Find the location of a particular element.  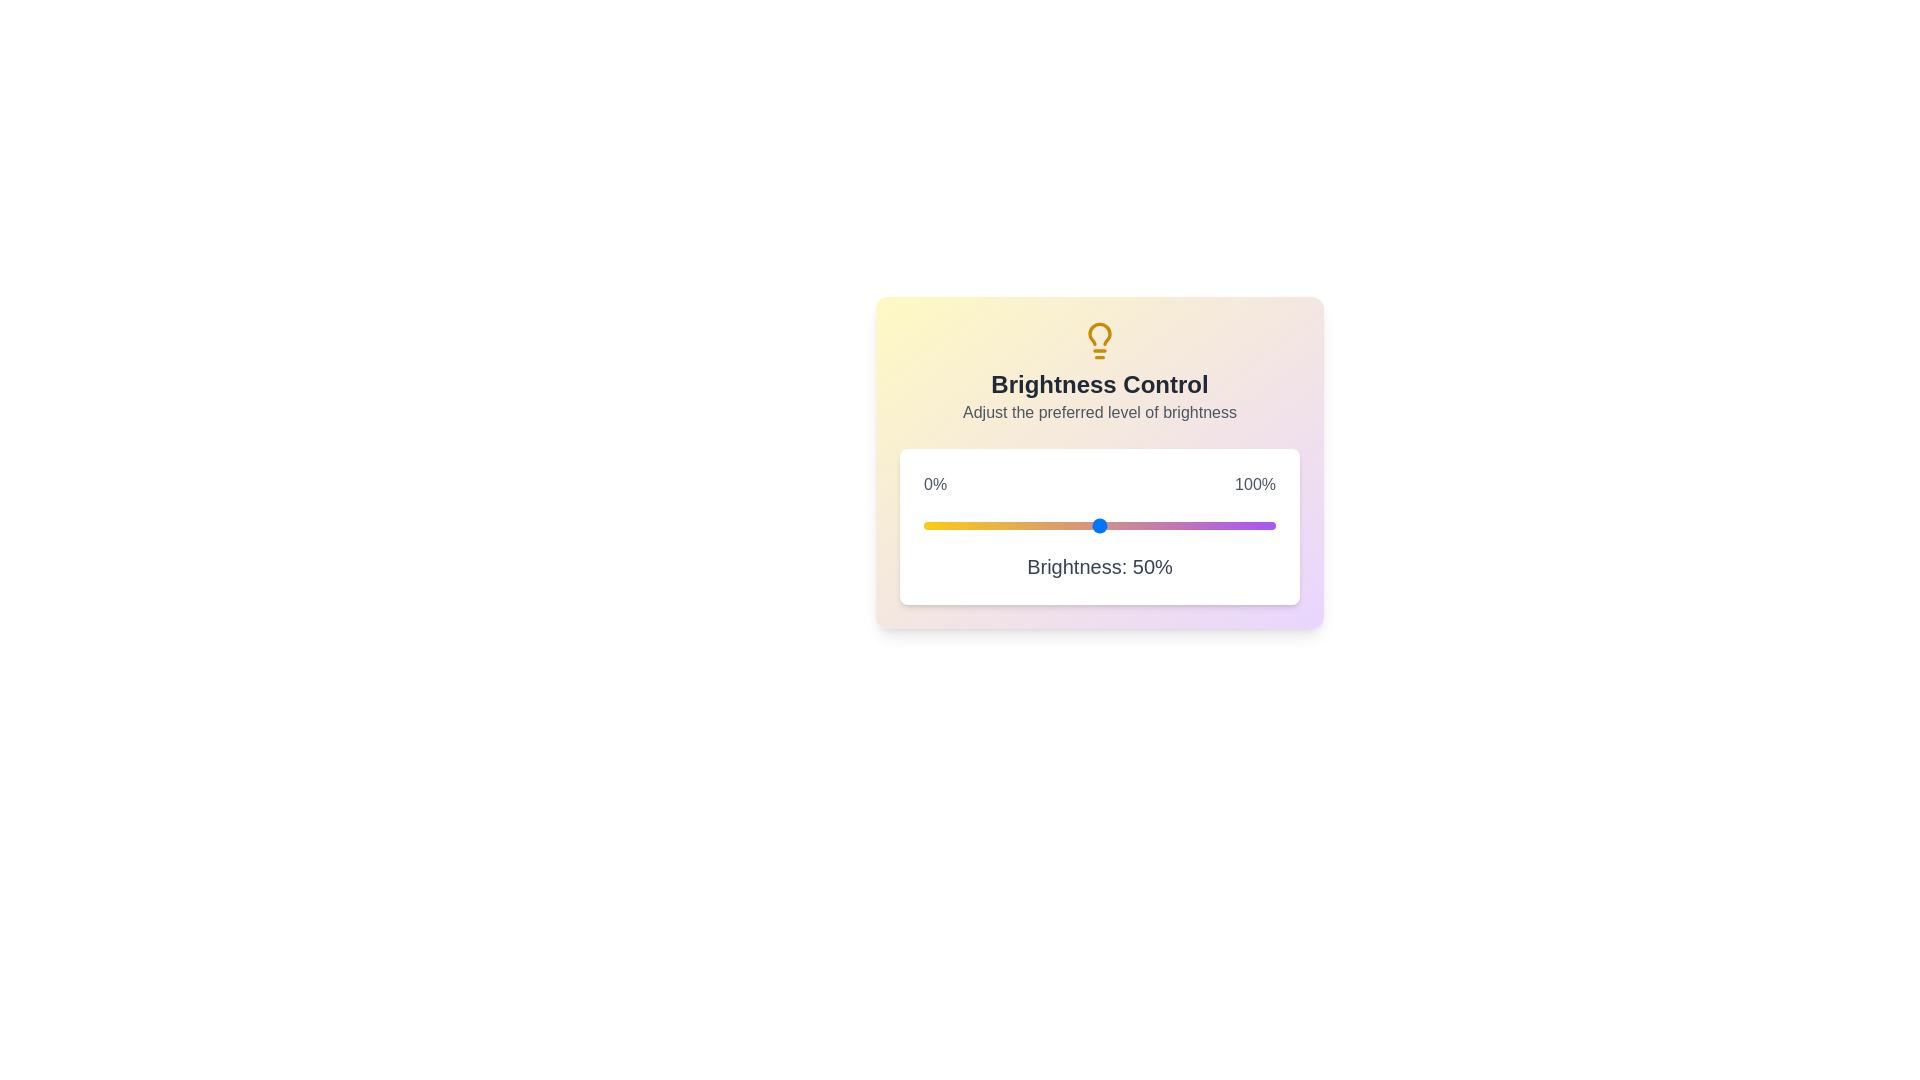

the brightness to 14% by moving the slider is located at coordinates (973, 524).